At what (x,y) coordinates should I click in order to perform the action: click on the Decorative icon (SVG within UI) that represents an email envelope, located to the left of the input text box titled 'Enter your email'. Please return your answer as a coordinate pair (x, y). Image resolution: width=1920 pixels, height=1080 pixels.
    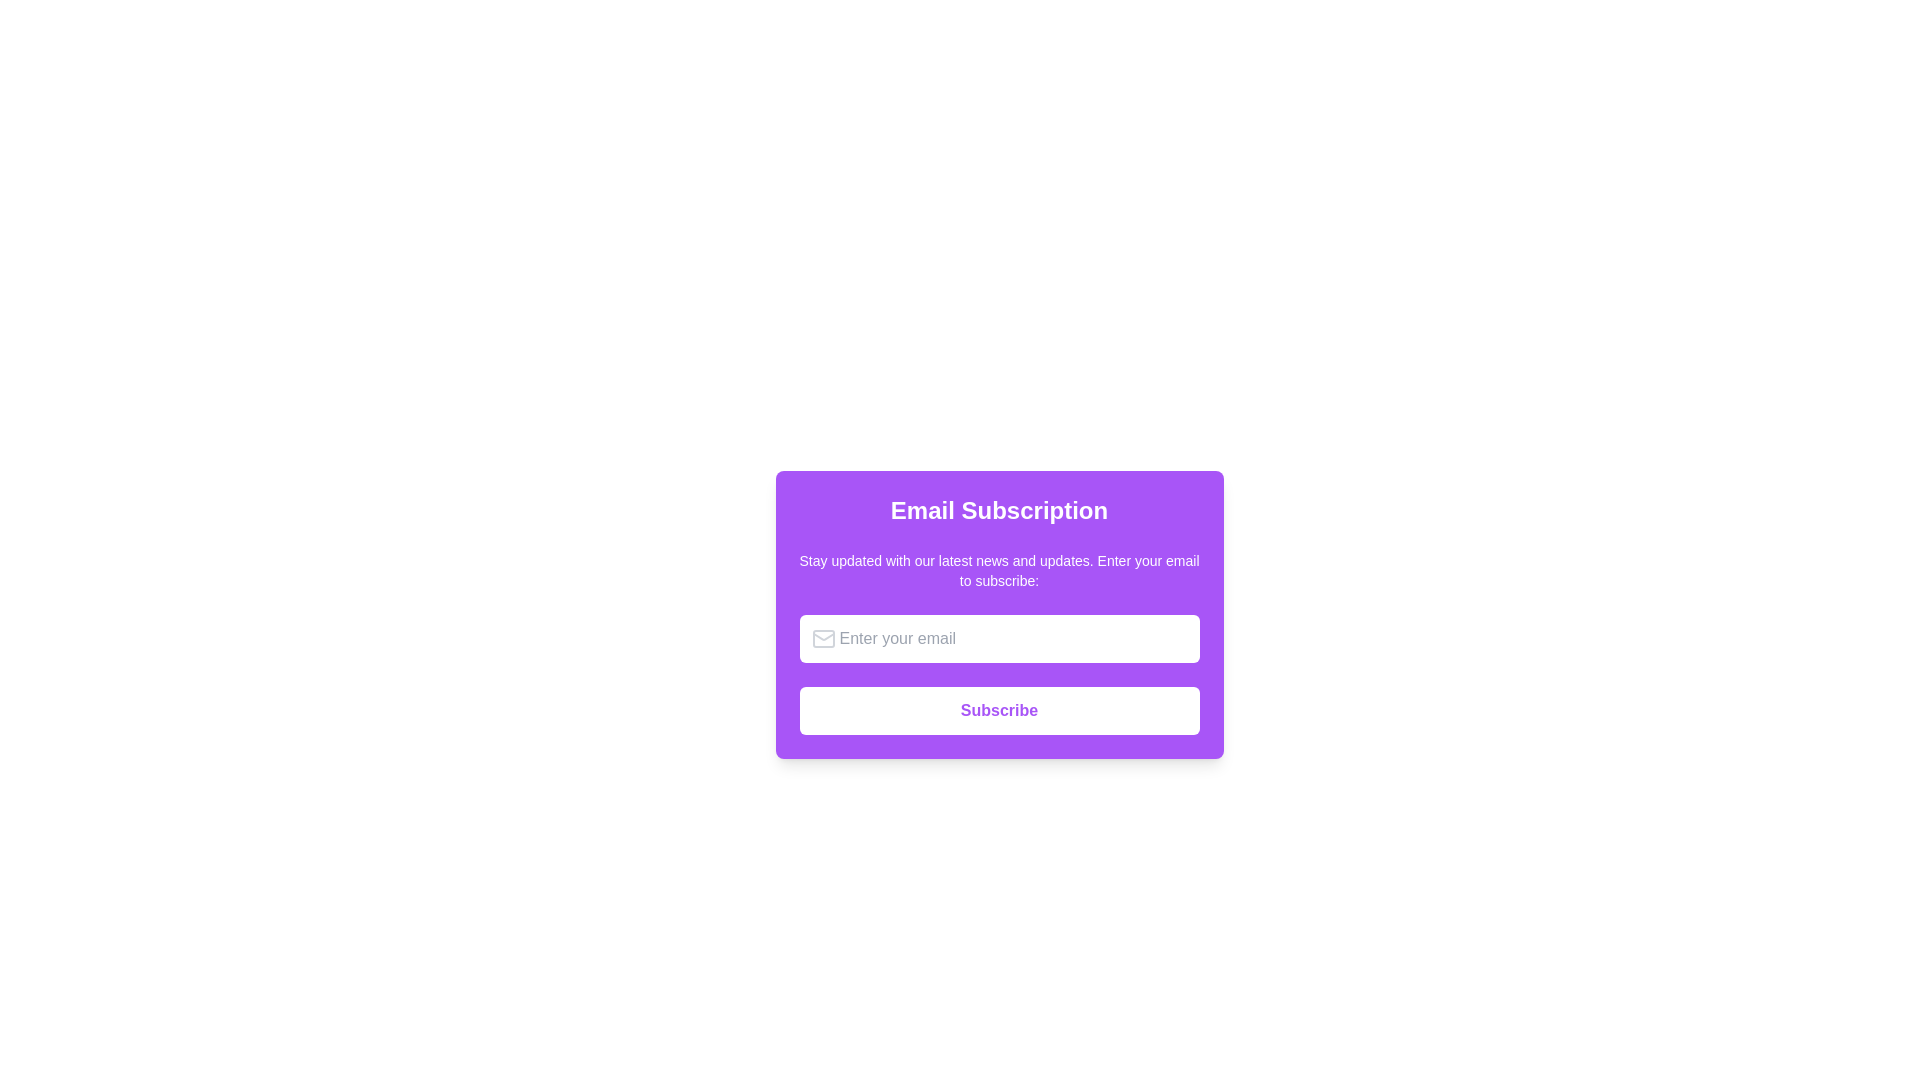
    Looking at the image, I should click on (823, 639).